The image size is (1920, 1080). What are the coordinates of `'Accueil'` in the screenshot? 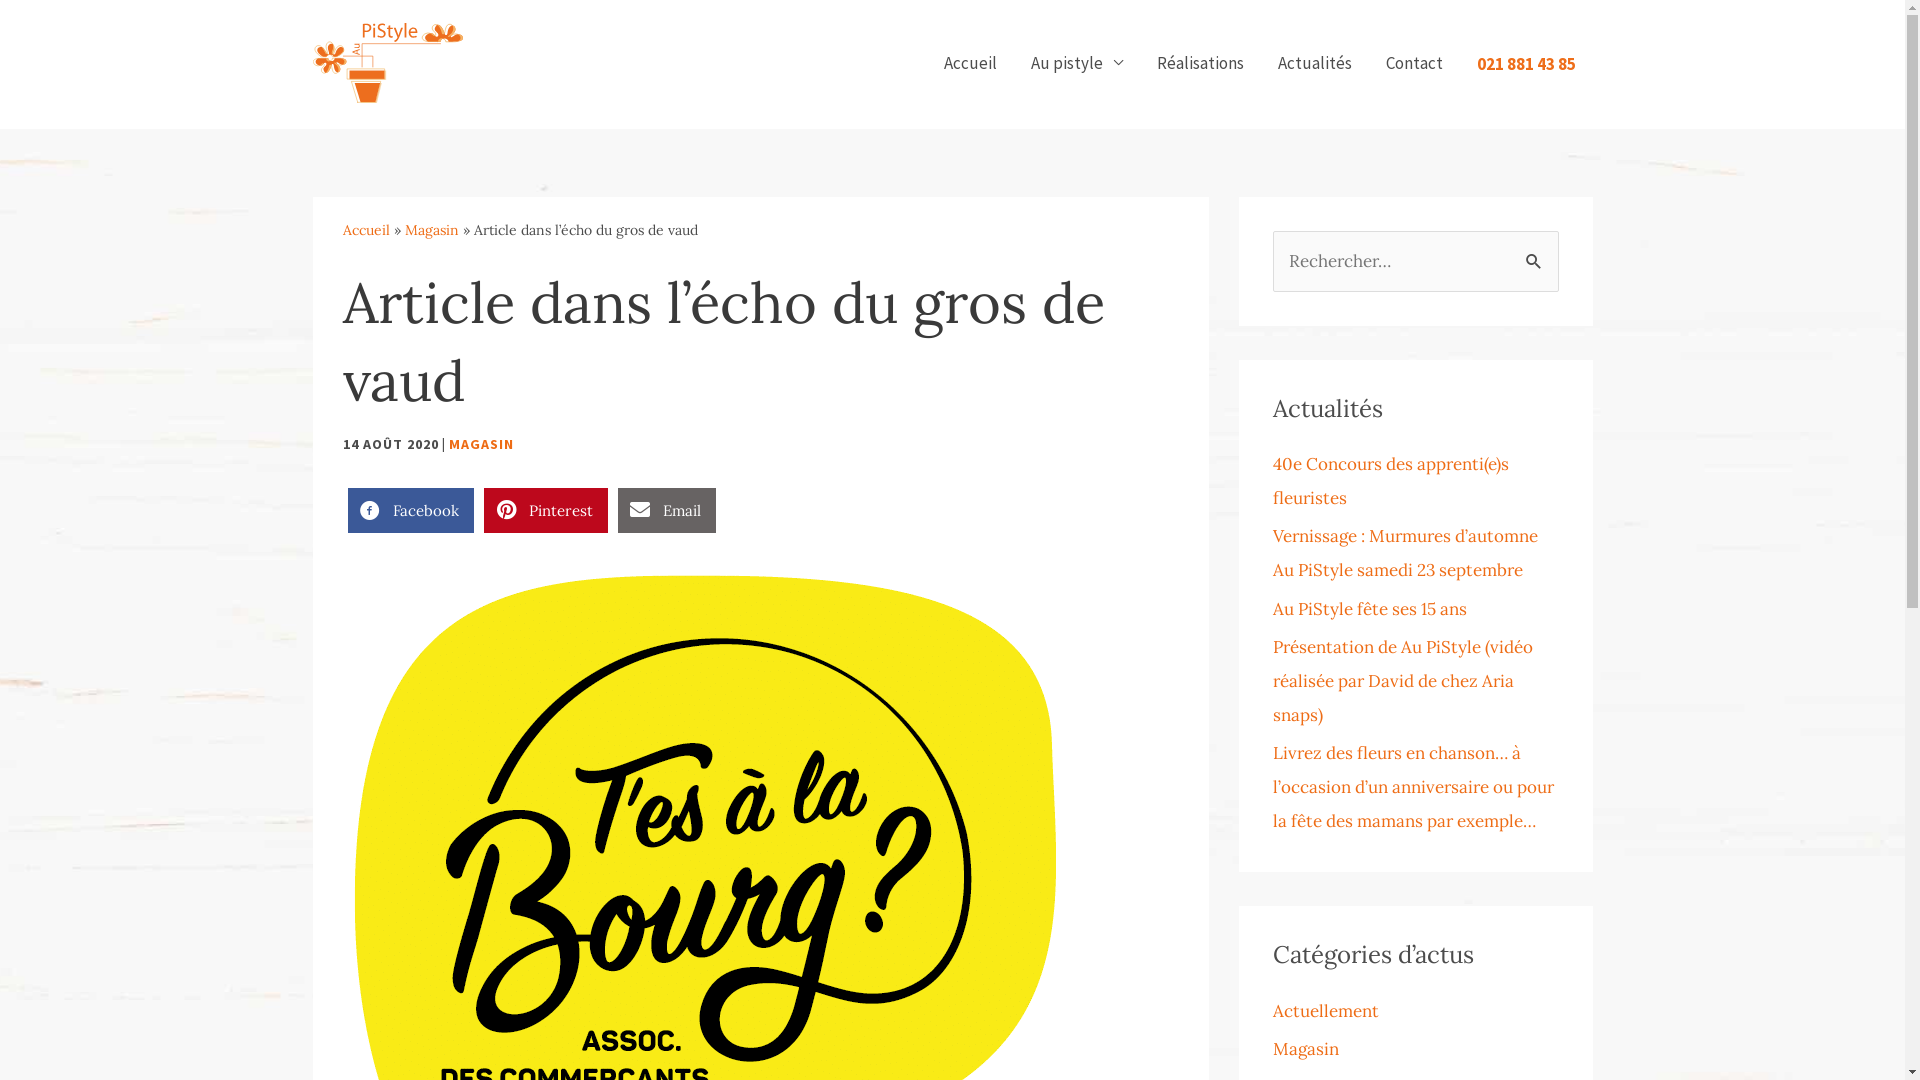 It's located at (365, 229).